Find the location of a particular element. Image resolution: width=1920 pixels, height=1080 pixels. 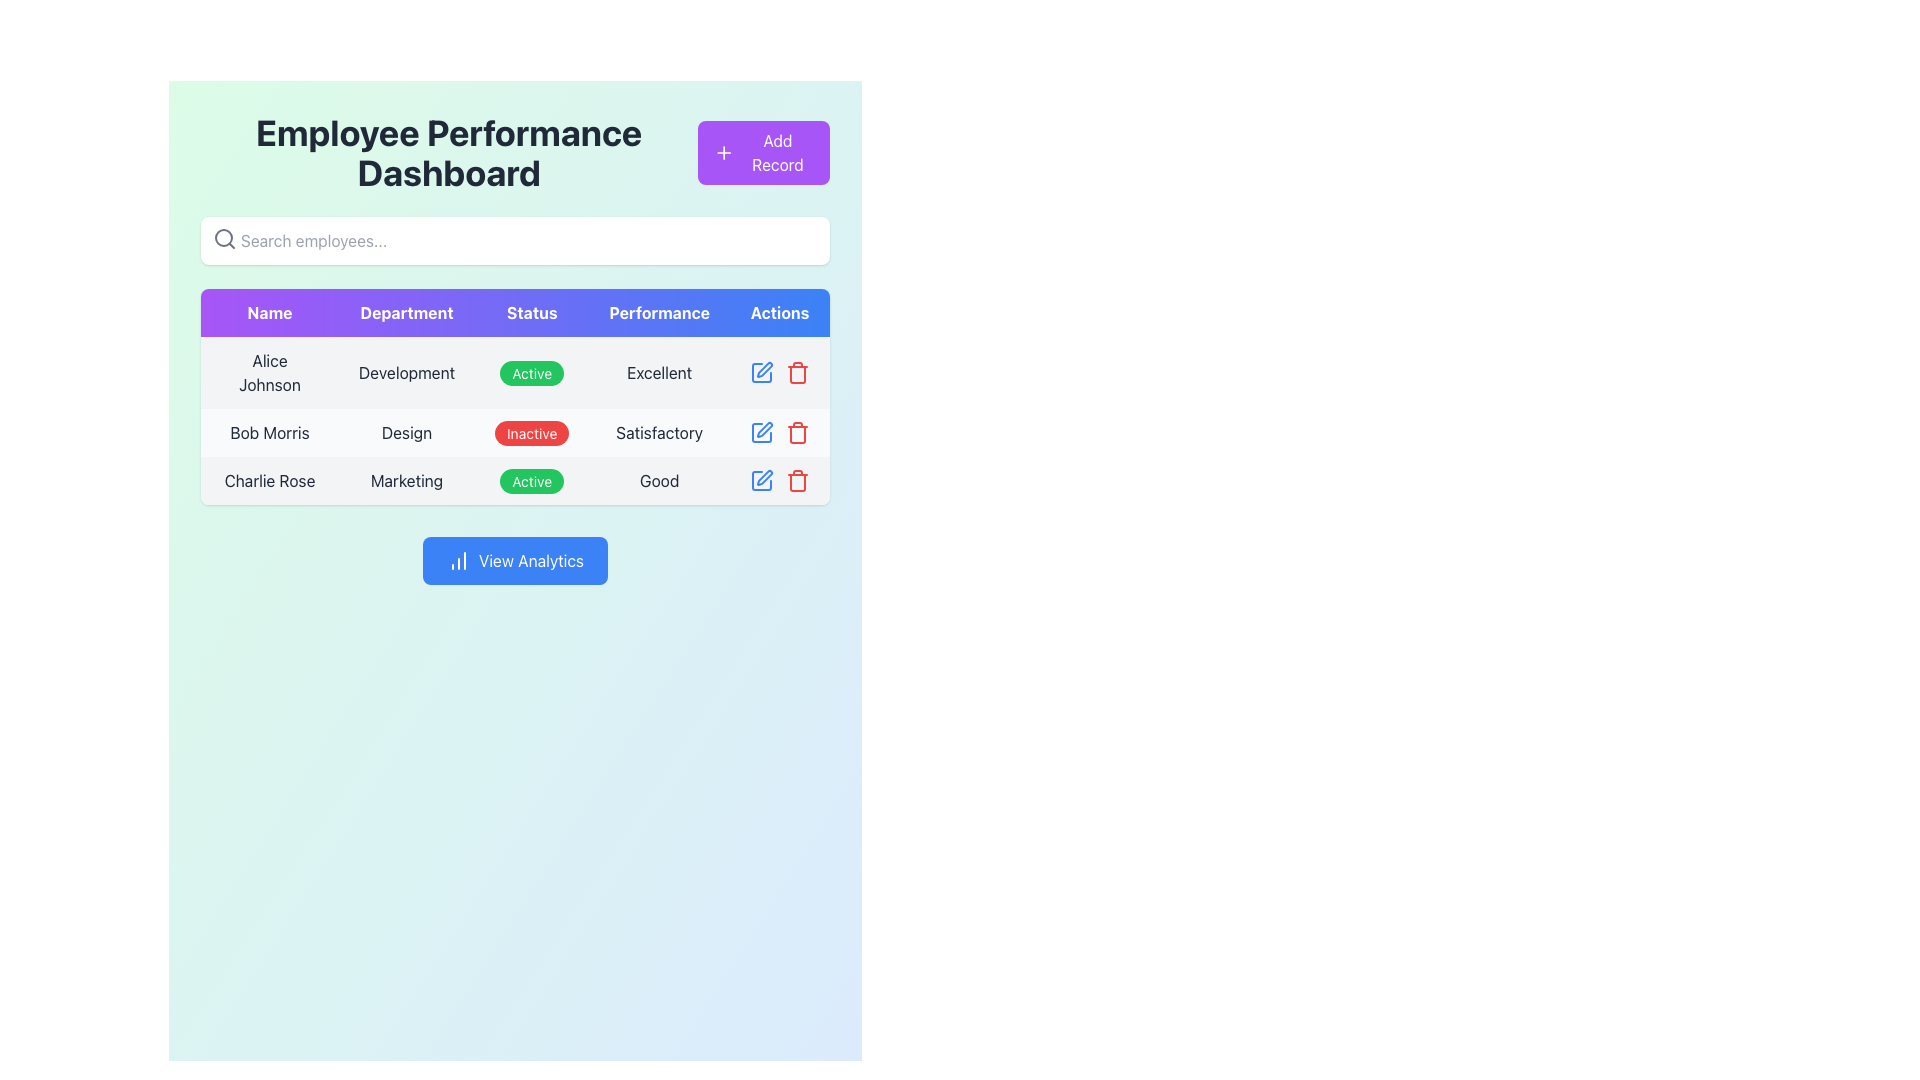

the plus icon in the 'Add Record' button located at the top right corner of the 'Employee Performance Dashboard' to observe any hover effects is located at coordinates (722, 152).